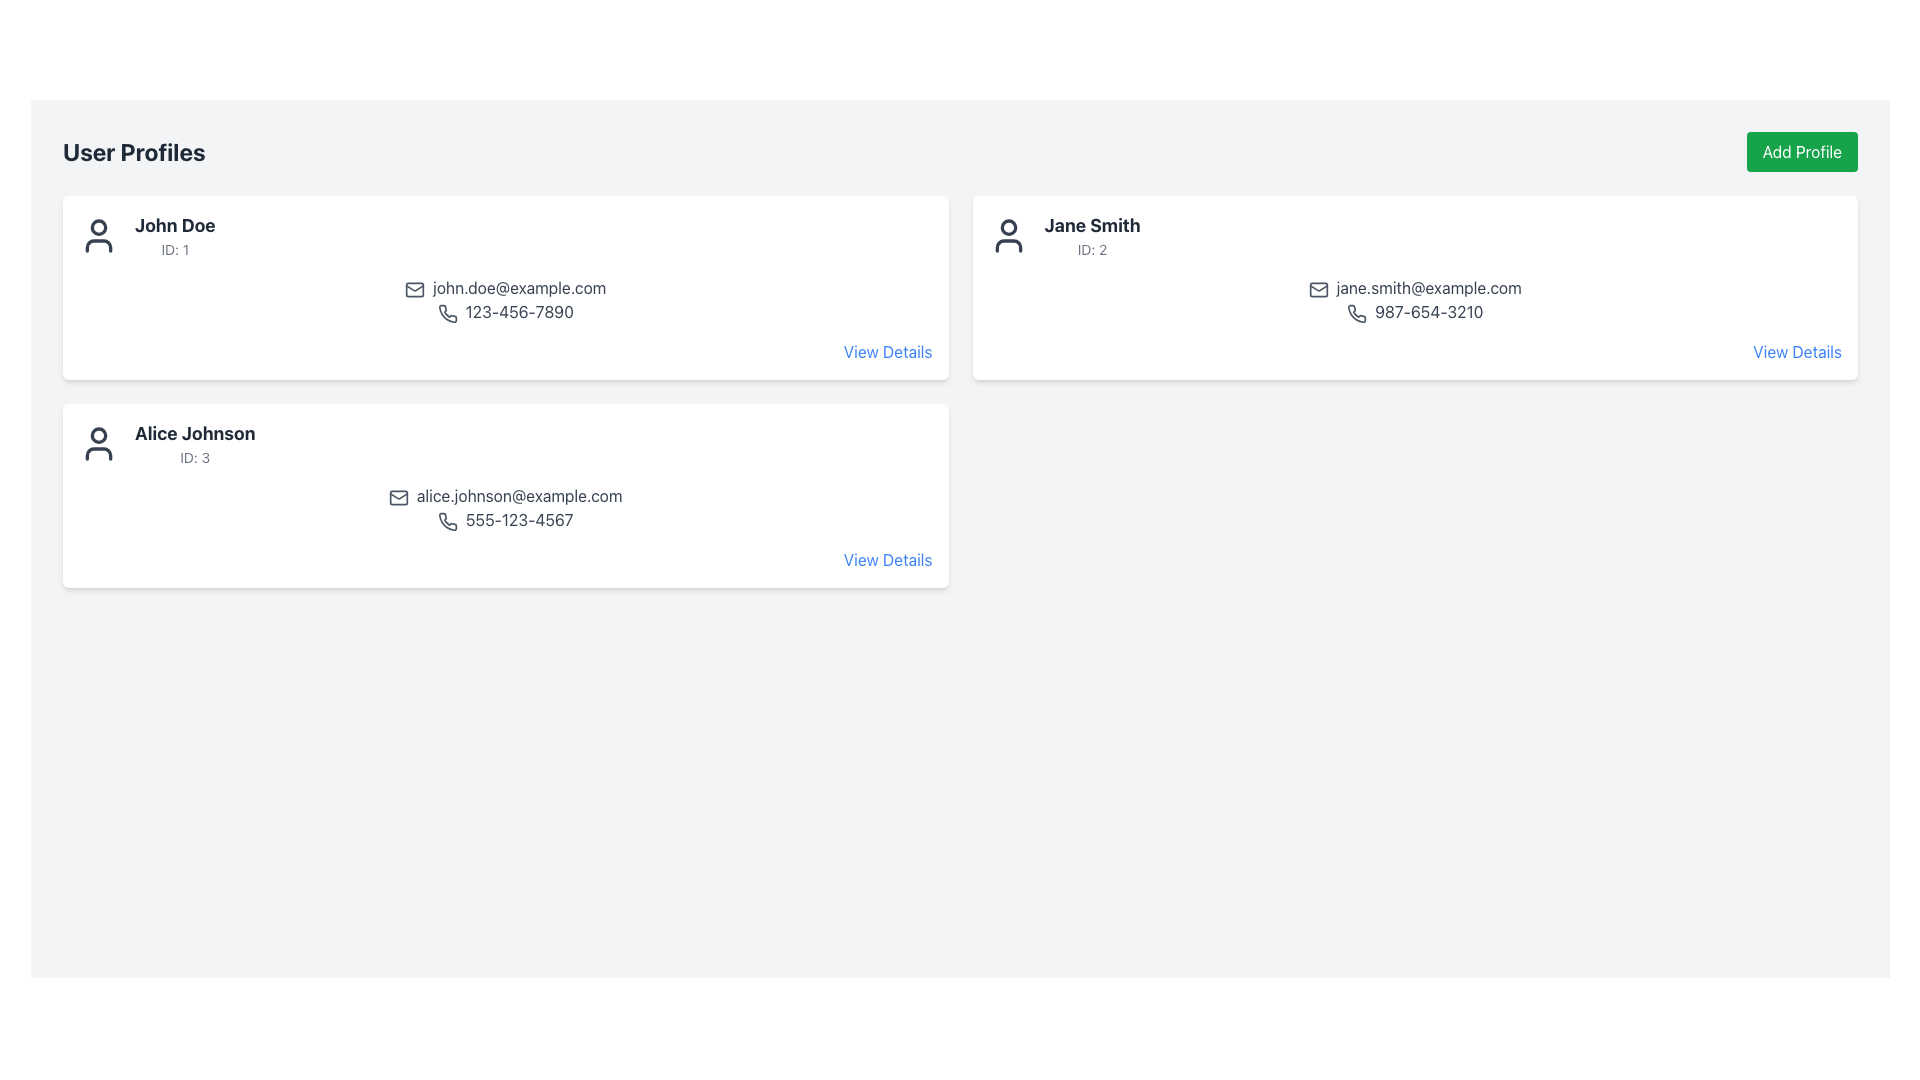 This screenshot has width=1920, height=1080. I want to click on the email icon located in the profile card of 'John Doe', adjacent to the email address 'john.doe@example.com', so click(414, 289).